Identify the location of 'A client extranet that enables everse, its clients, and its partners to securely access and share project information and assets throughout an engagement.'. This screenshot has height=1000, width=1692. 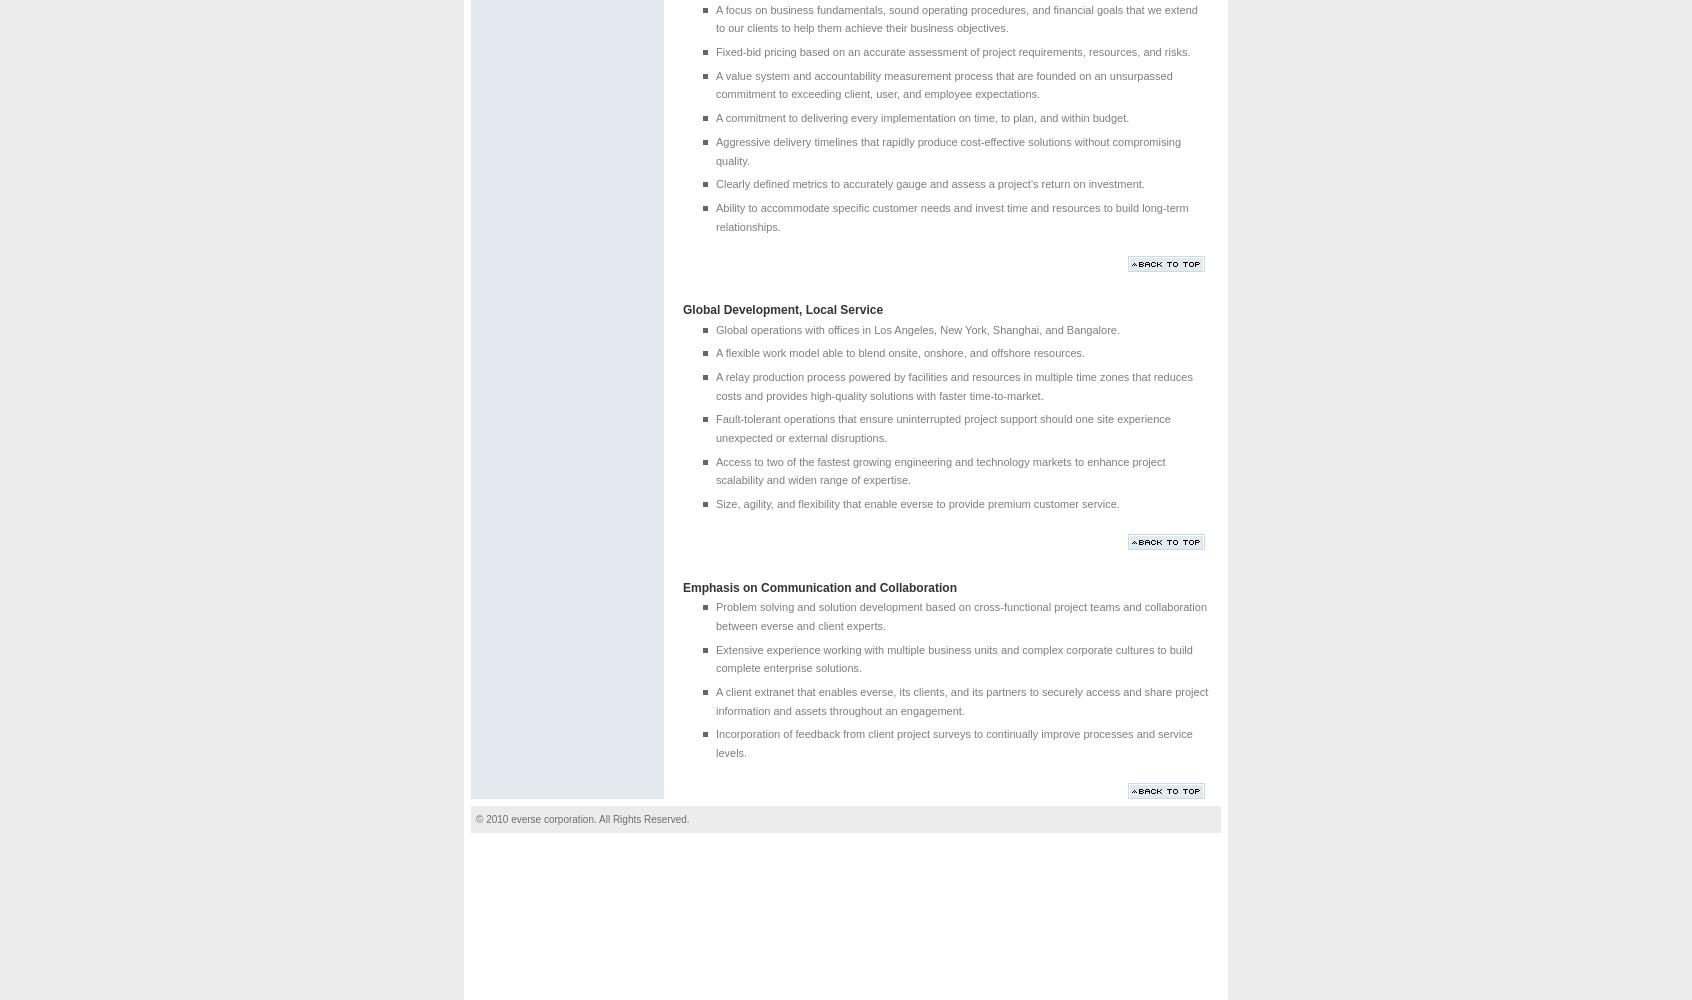
(962, 699).